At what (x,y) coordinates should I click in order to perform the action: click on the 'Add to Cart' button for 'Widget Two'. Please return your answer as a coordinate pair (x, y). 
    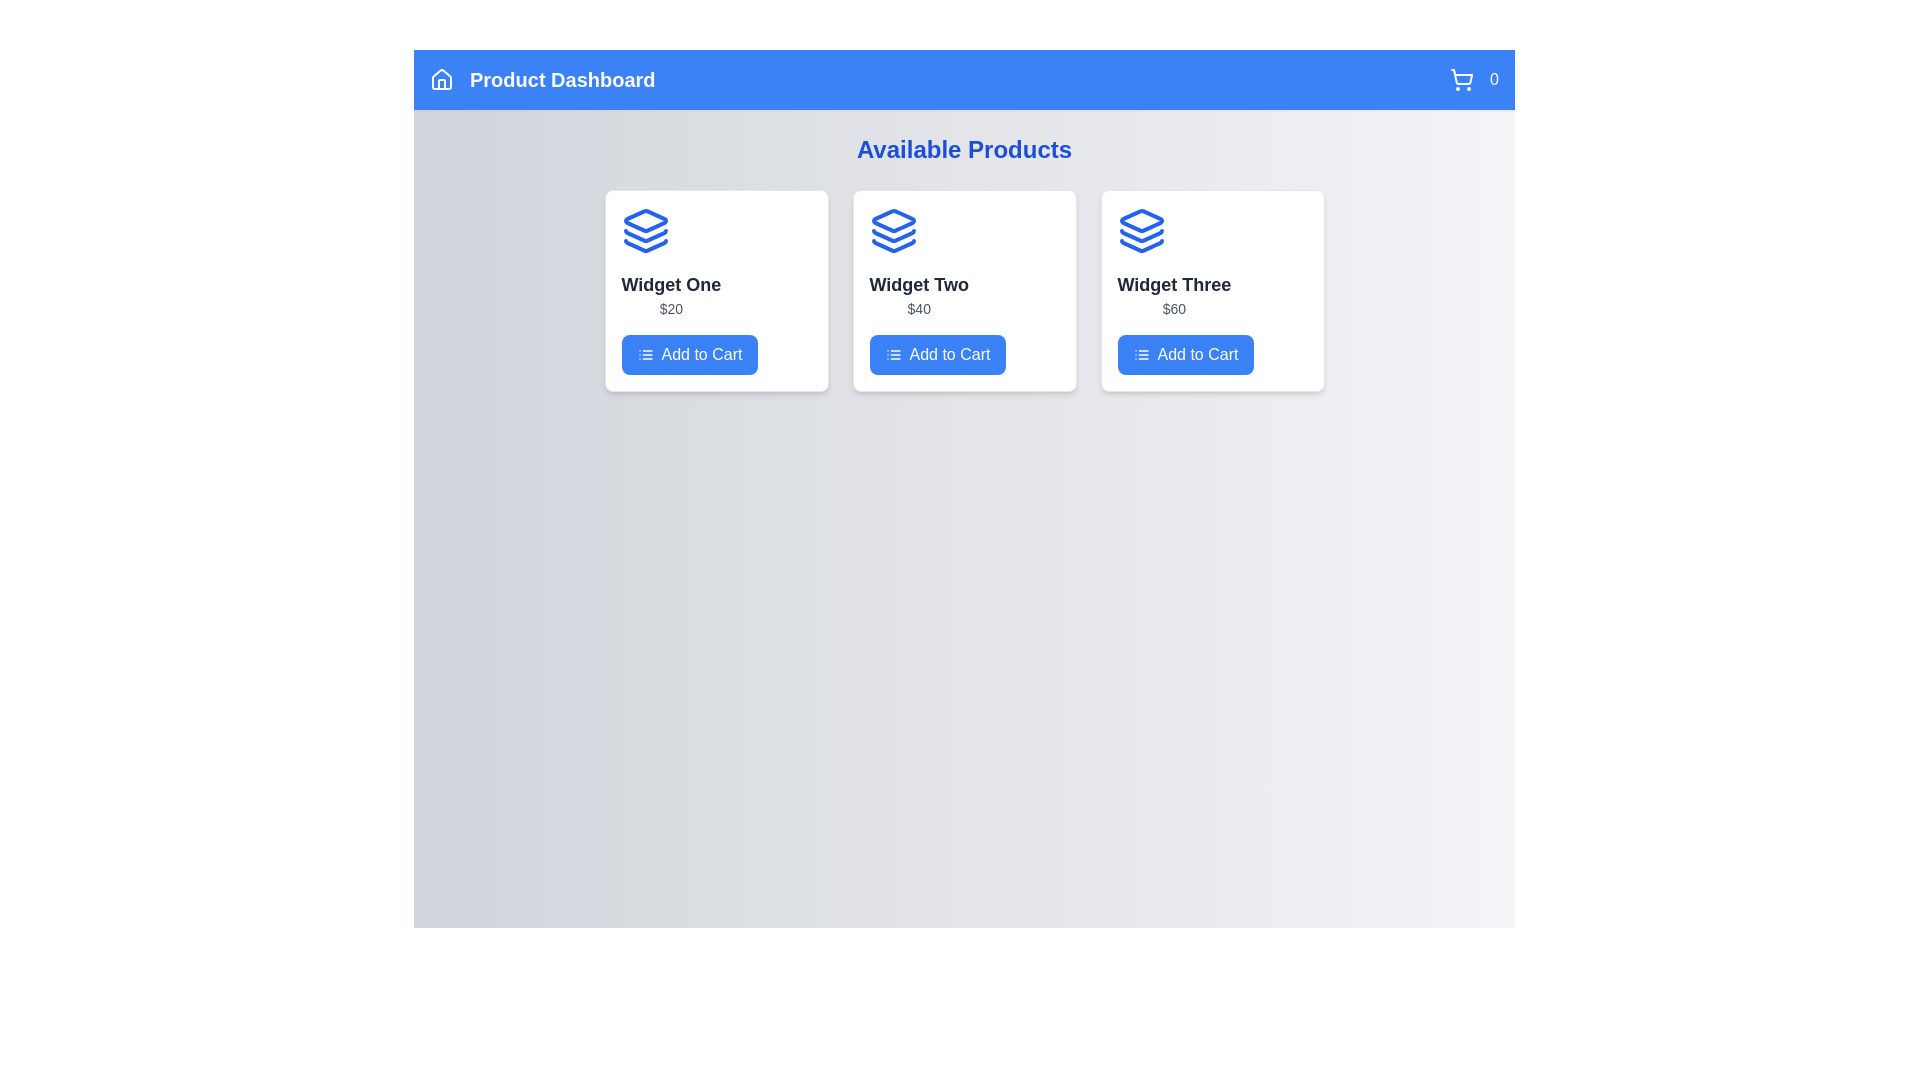
    Looking at the image, I should click on (936, 353).